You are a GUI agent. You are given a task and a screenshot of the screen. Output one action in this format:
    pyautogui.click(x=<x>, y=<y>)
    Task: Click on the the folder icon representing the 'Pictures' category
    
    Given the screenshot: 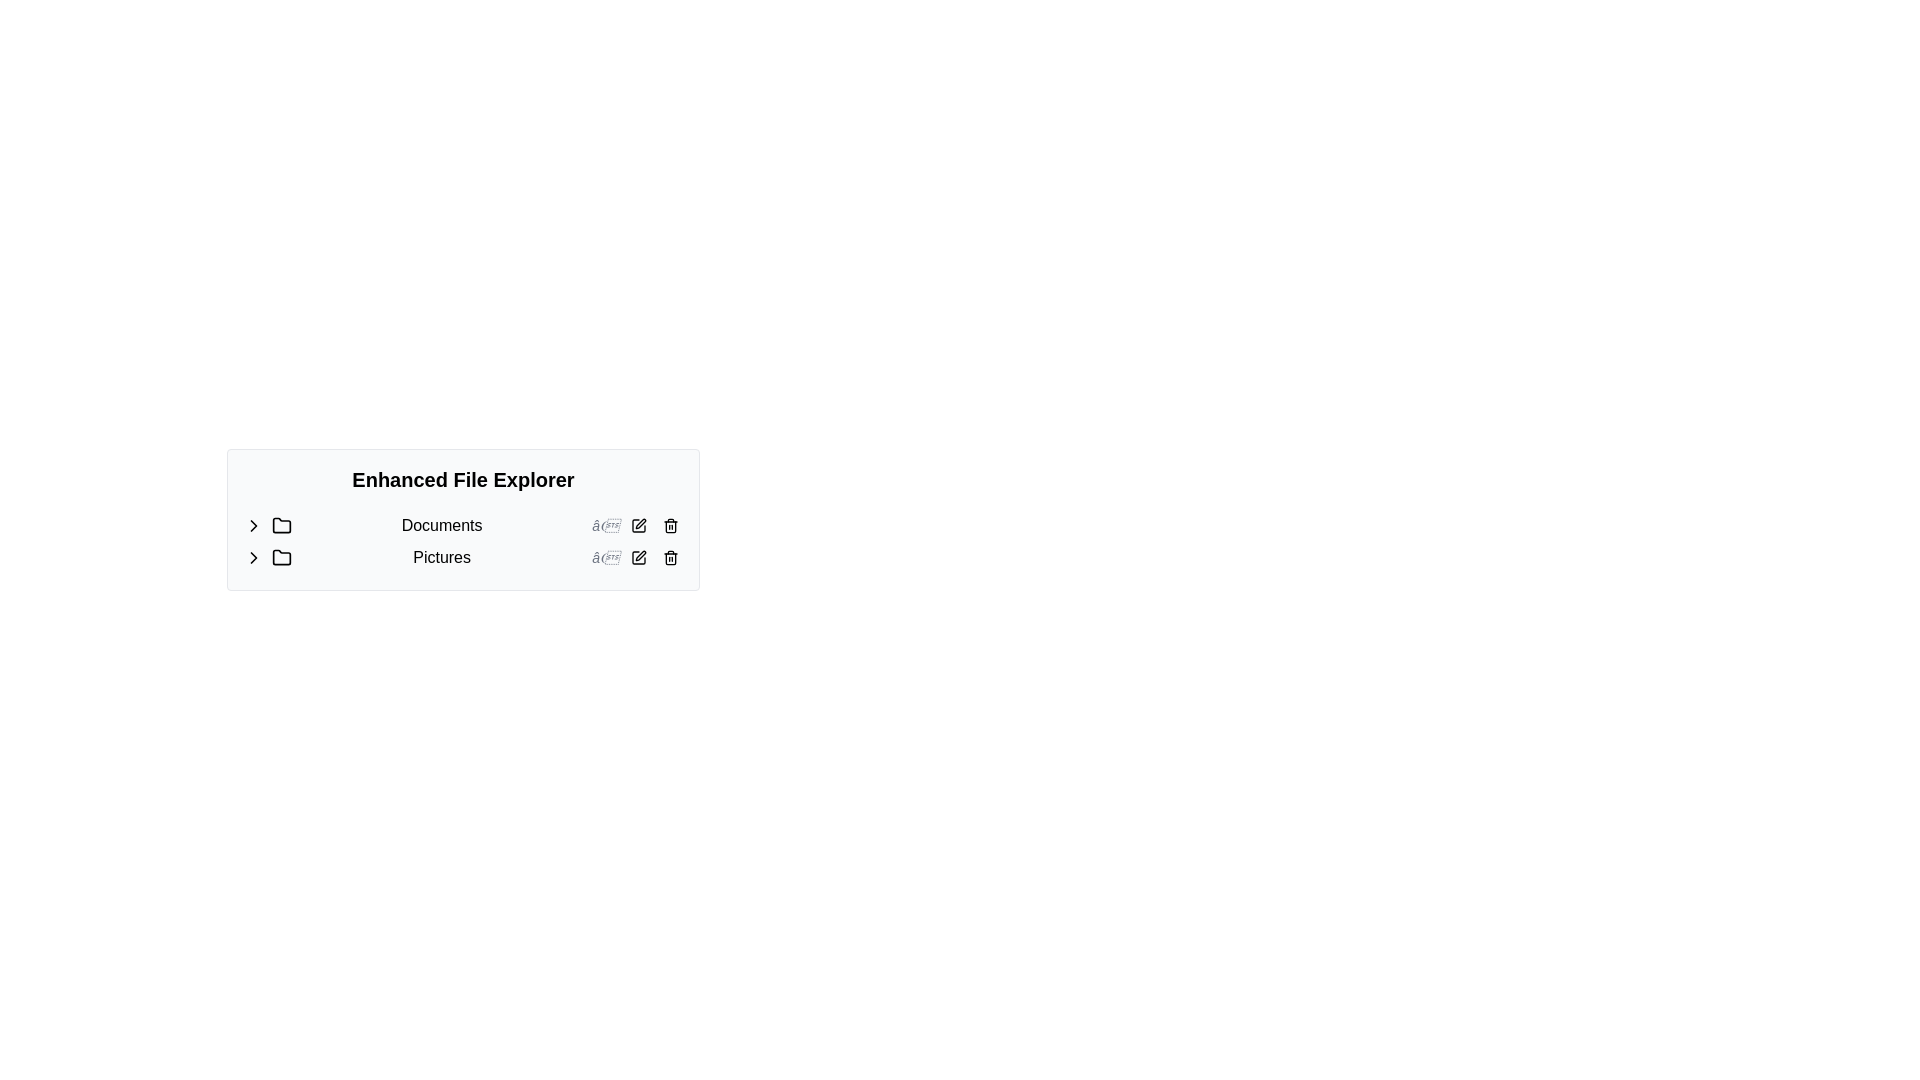 What is the action you would take?
    pyautogui.click(x=281, y=558)
    